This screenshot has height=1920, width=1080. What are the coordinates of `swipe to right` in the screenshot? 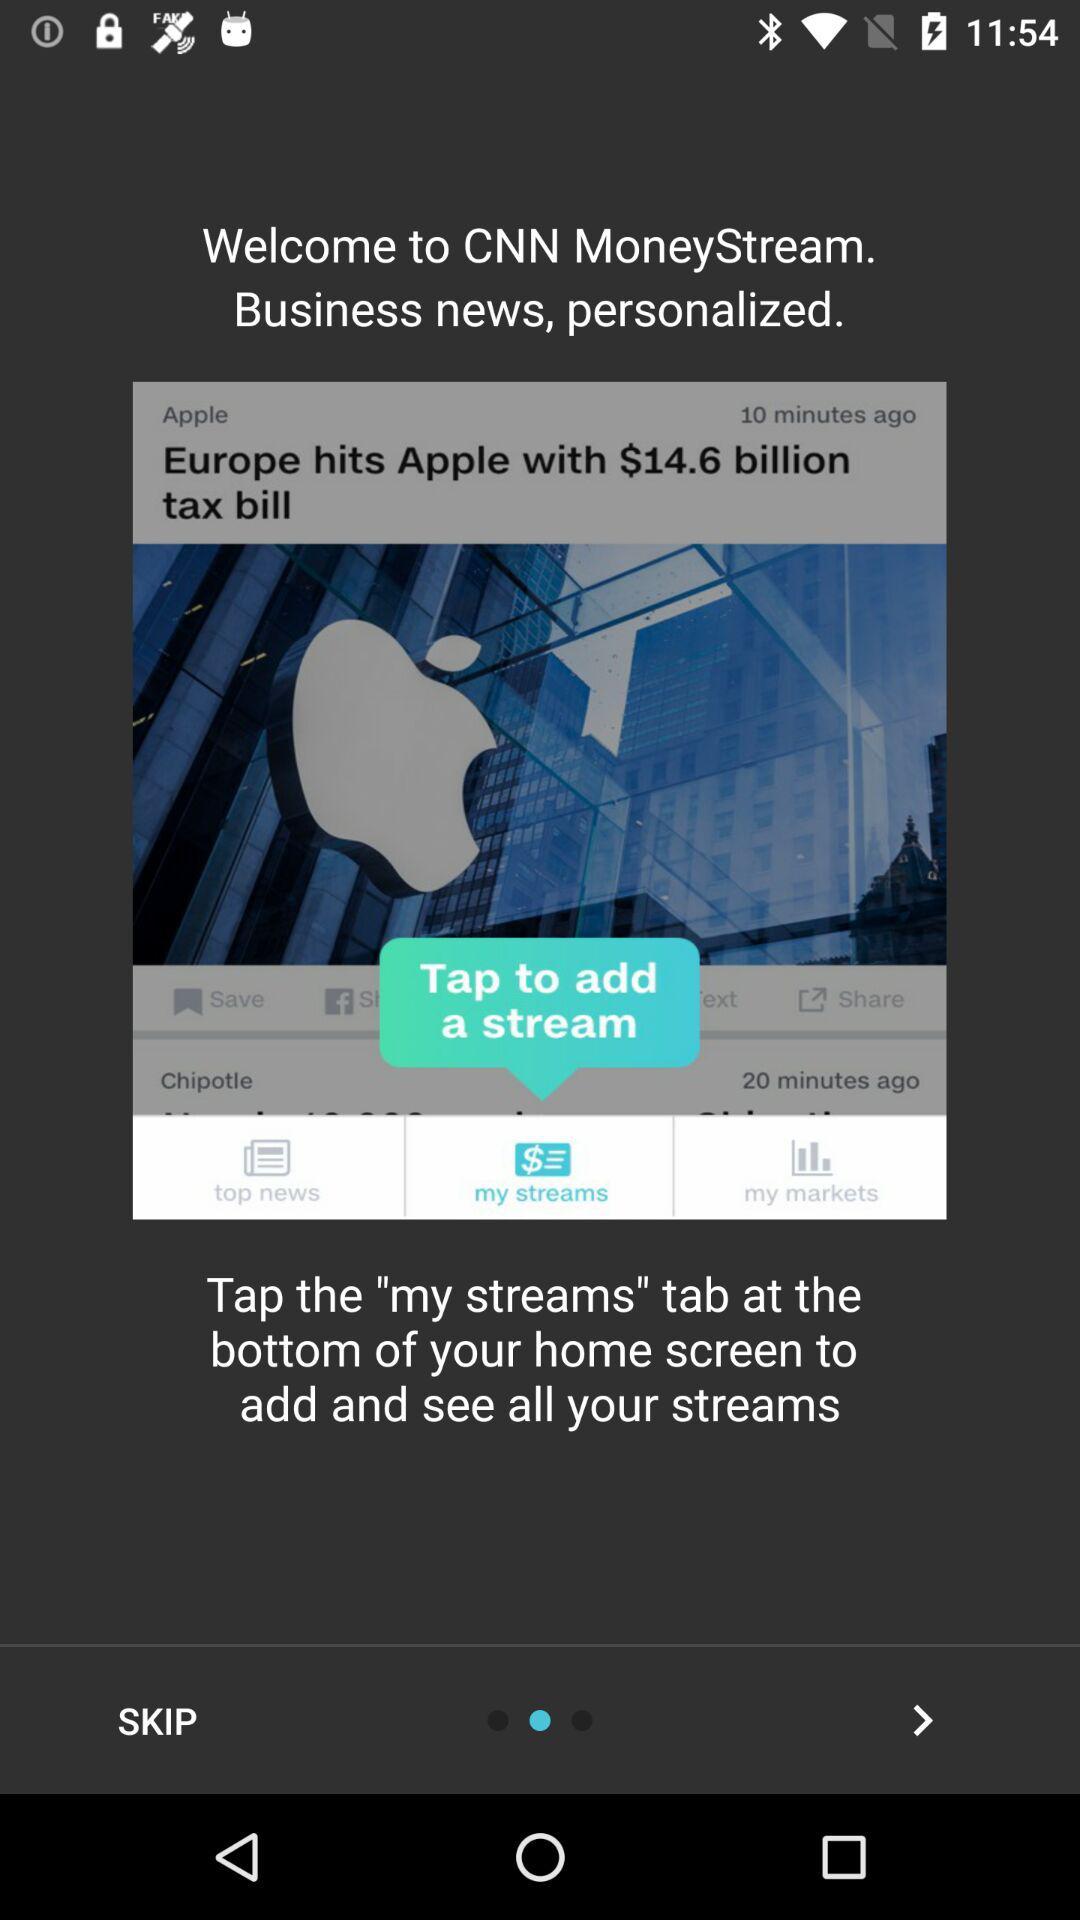 It's located at (582, 1719).